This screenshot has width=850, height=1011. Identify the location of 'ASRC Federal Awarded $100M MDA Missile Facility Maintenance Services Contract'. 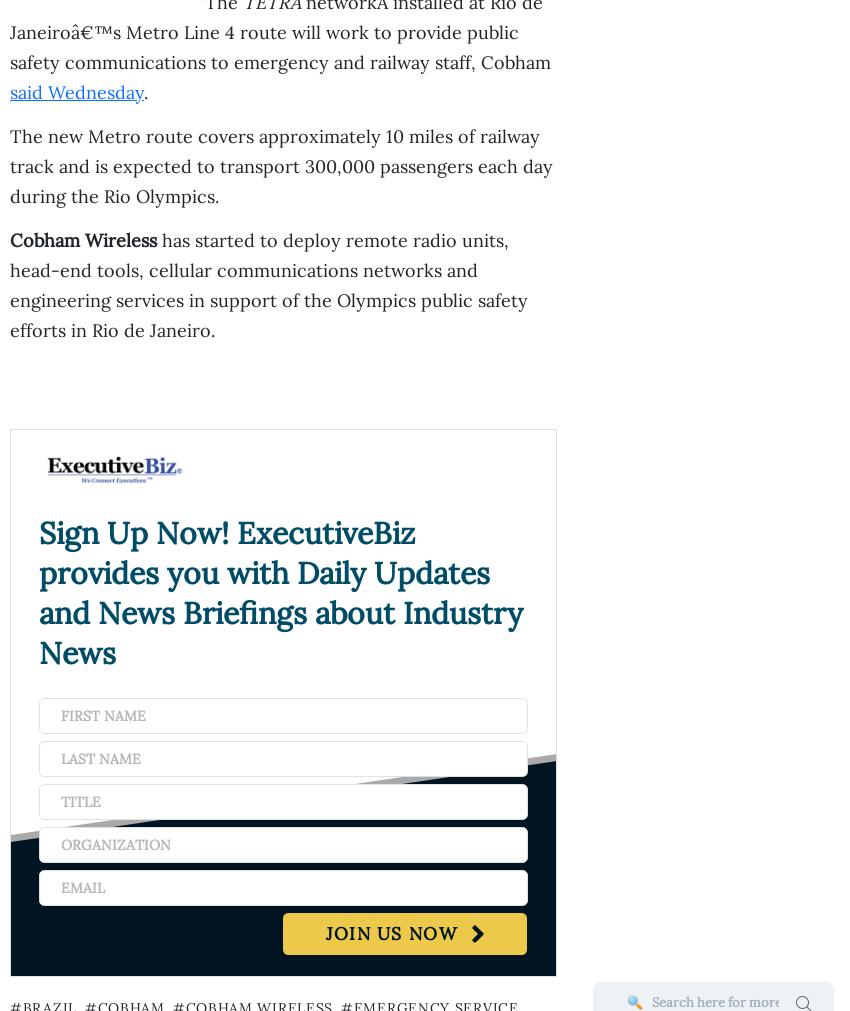
(421, 190).